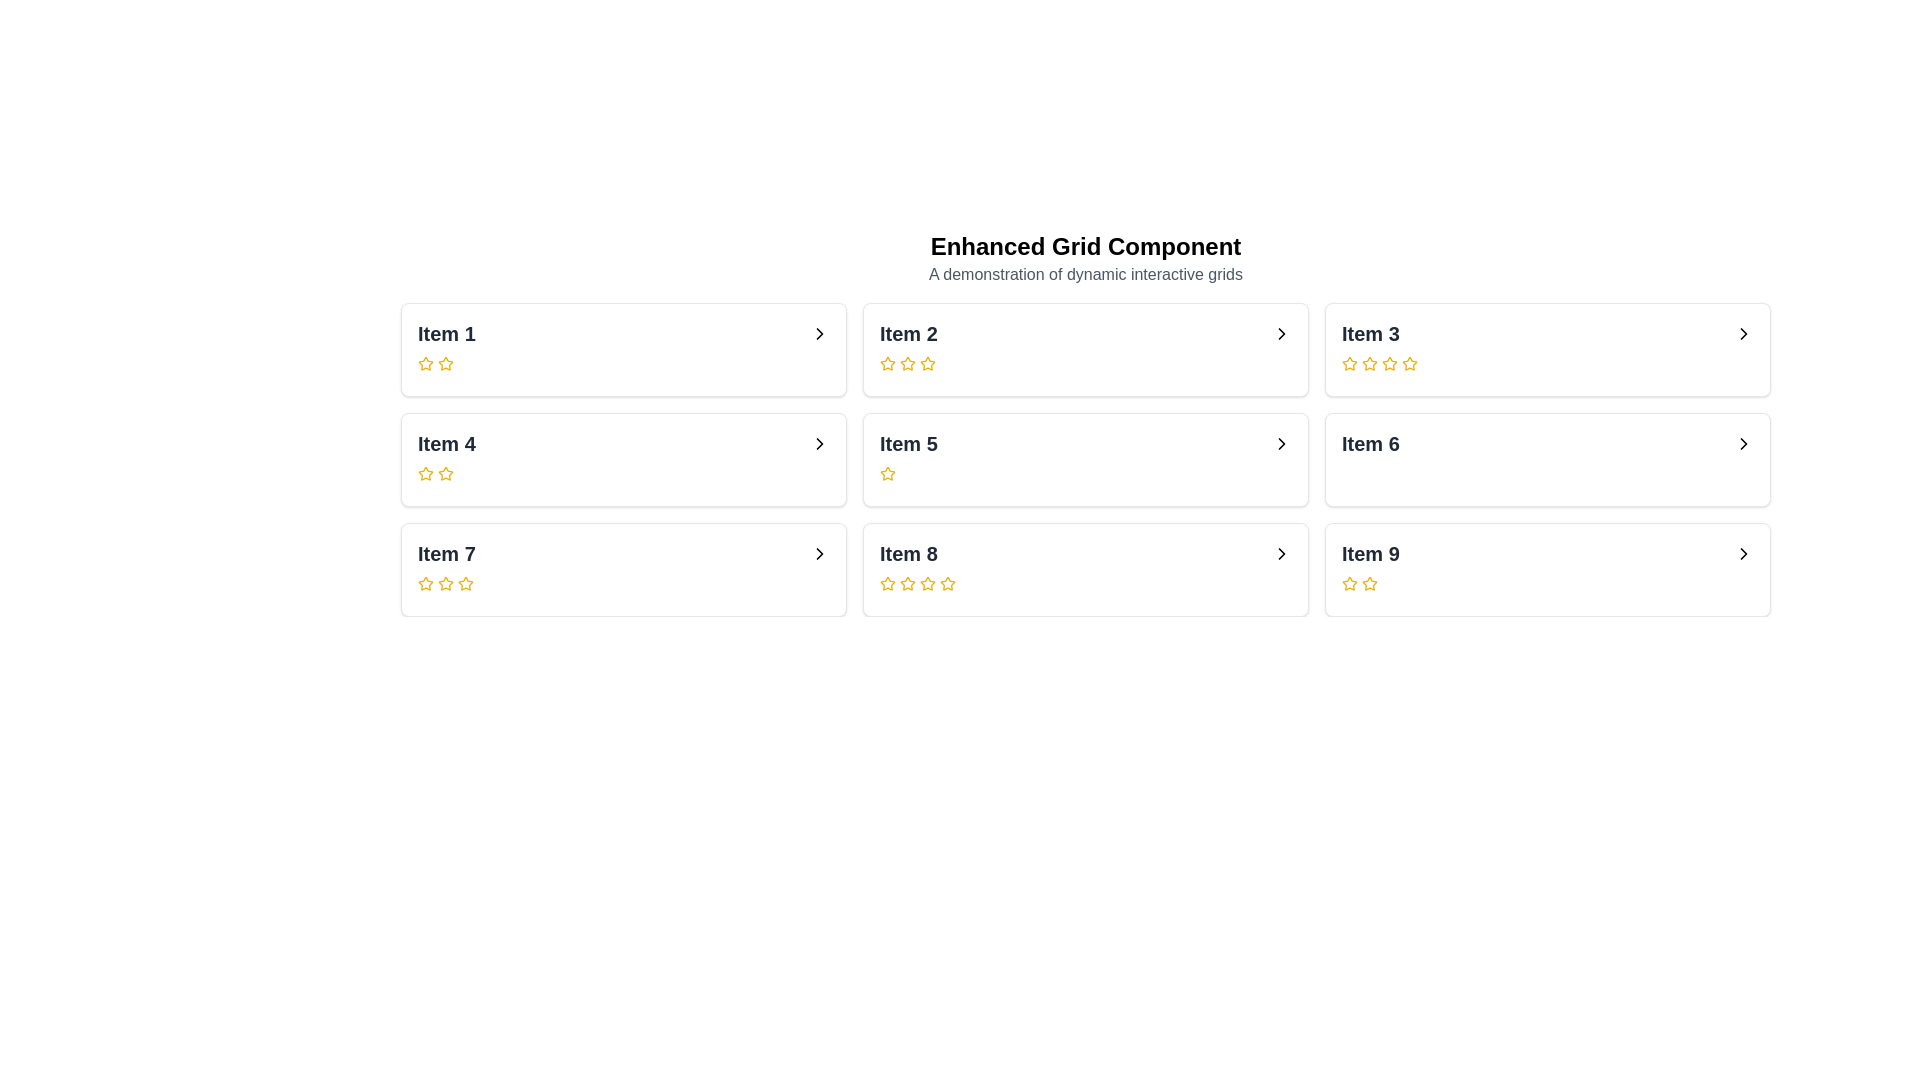 The image size is (1920, 1080). What do you see at coordinates (1084, 274) in the screenshot?
I see `text element that serves as a subtitle or description for the main content under the heading 'Enhanced Grid Component', located in the header section of the page` at bounding box center [1084, 274].